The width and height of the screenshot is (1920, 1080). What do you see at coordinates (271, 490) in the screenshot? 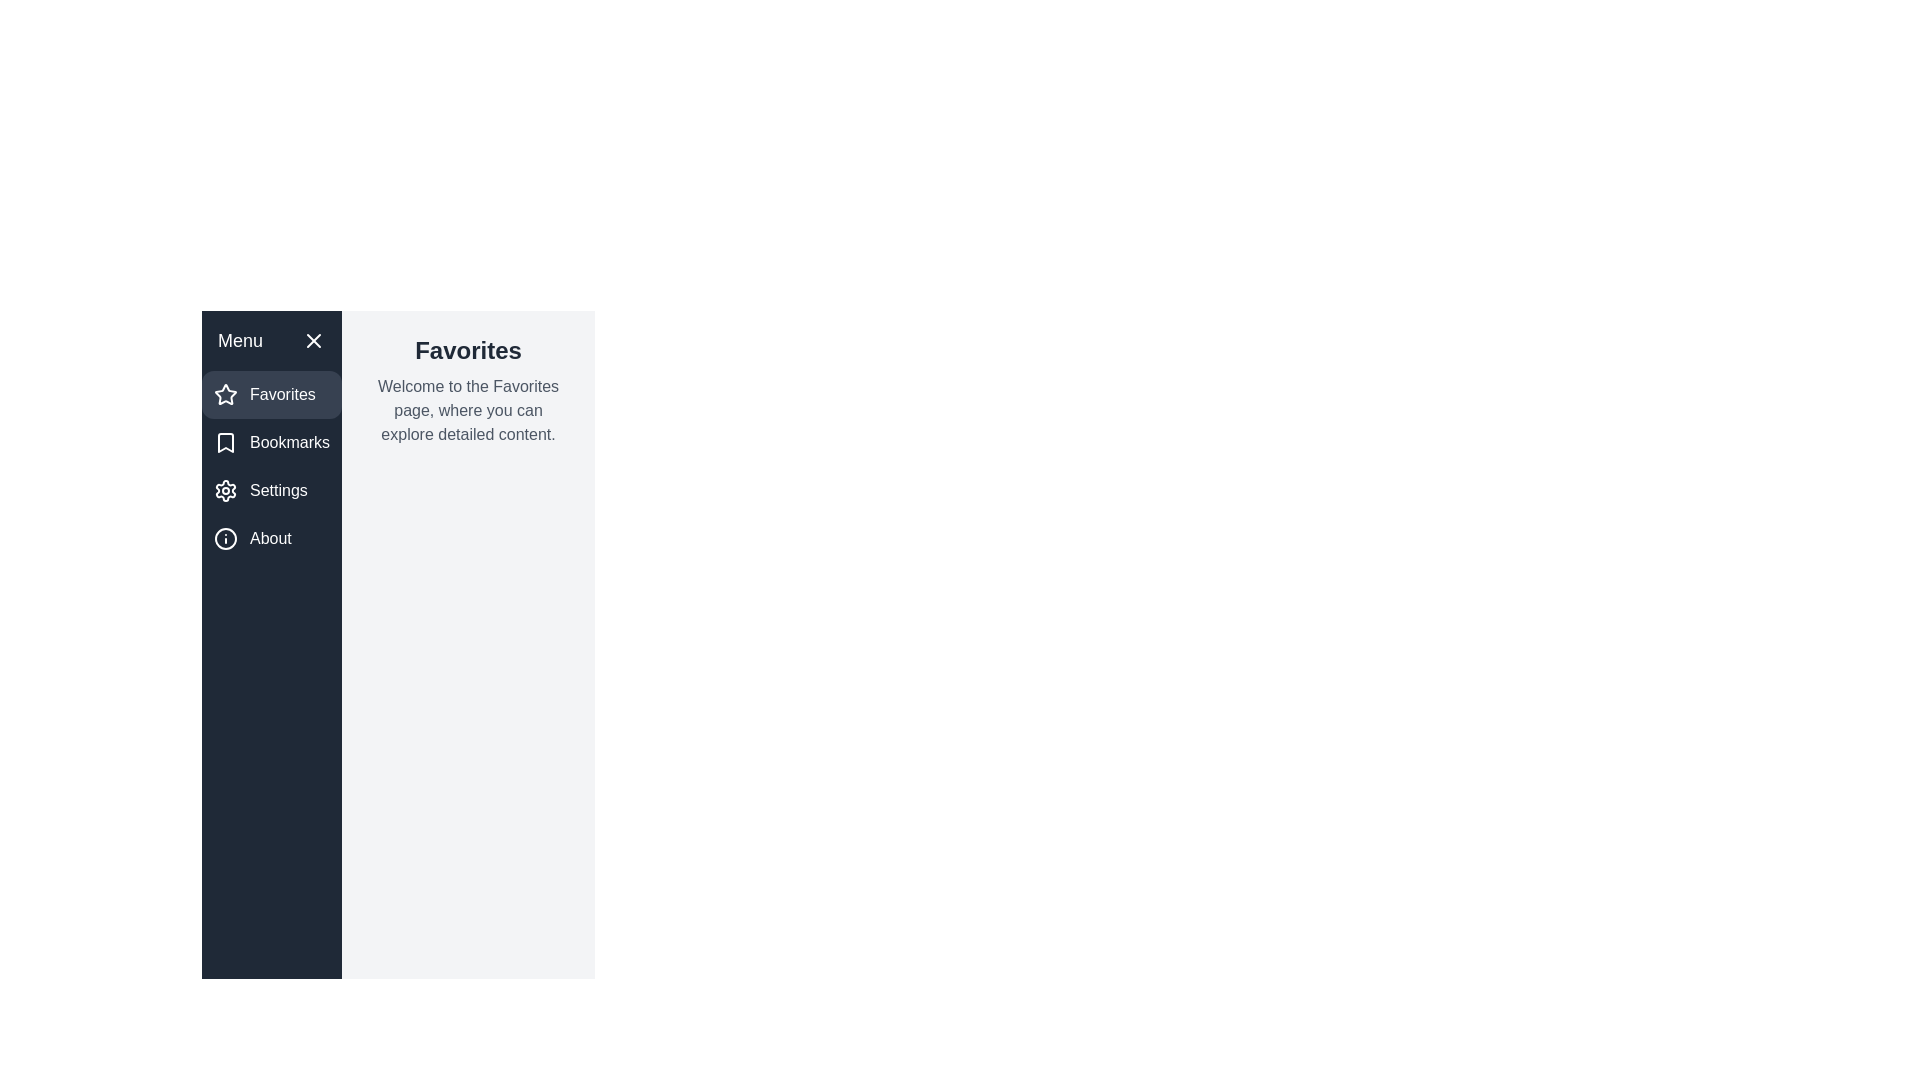
I see `the 'Settings' button` at bounding box center [271, 490].